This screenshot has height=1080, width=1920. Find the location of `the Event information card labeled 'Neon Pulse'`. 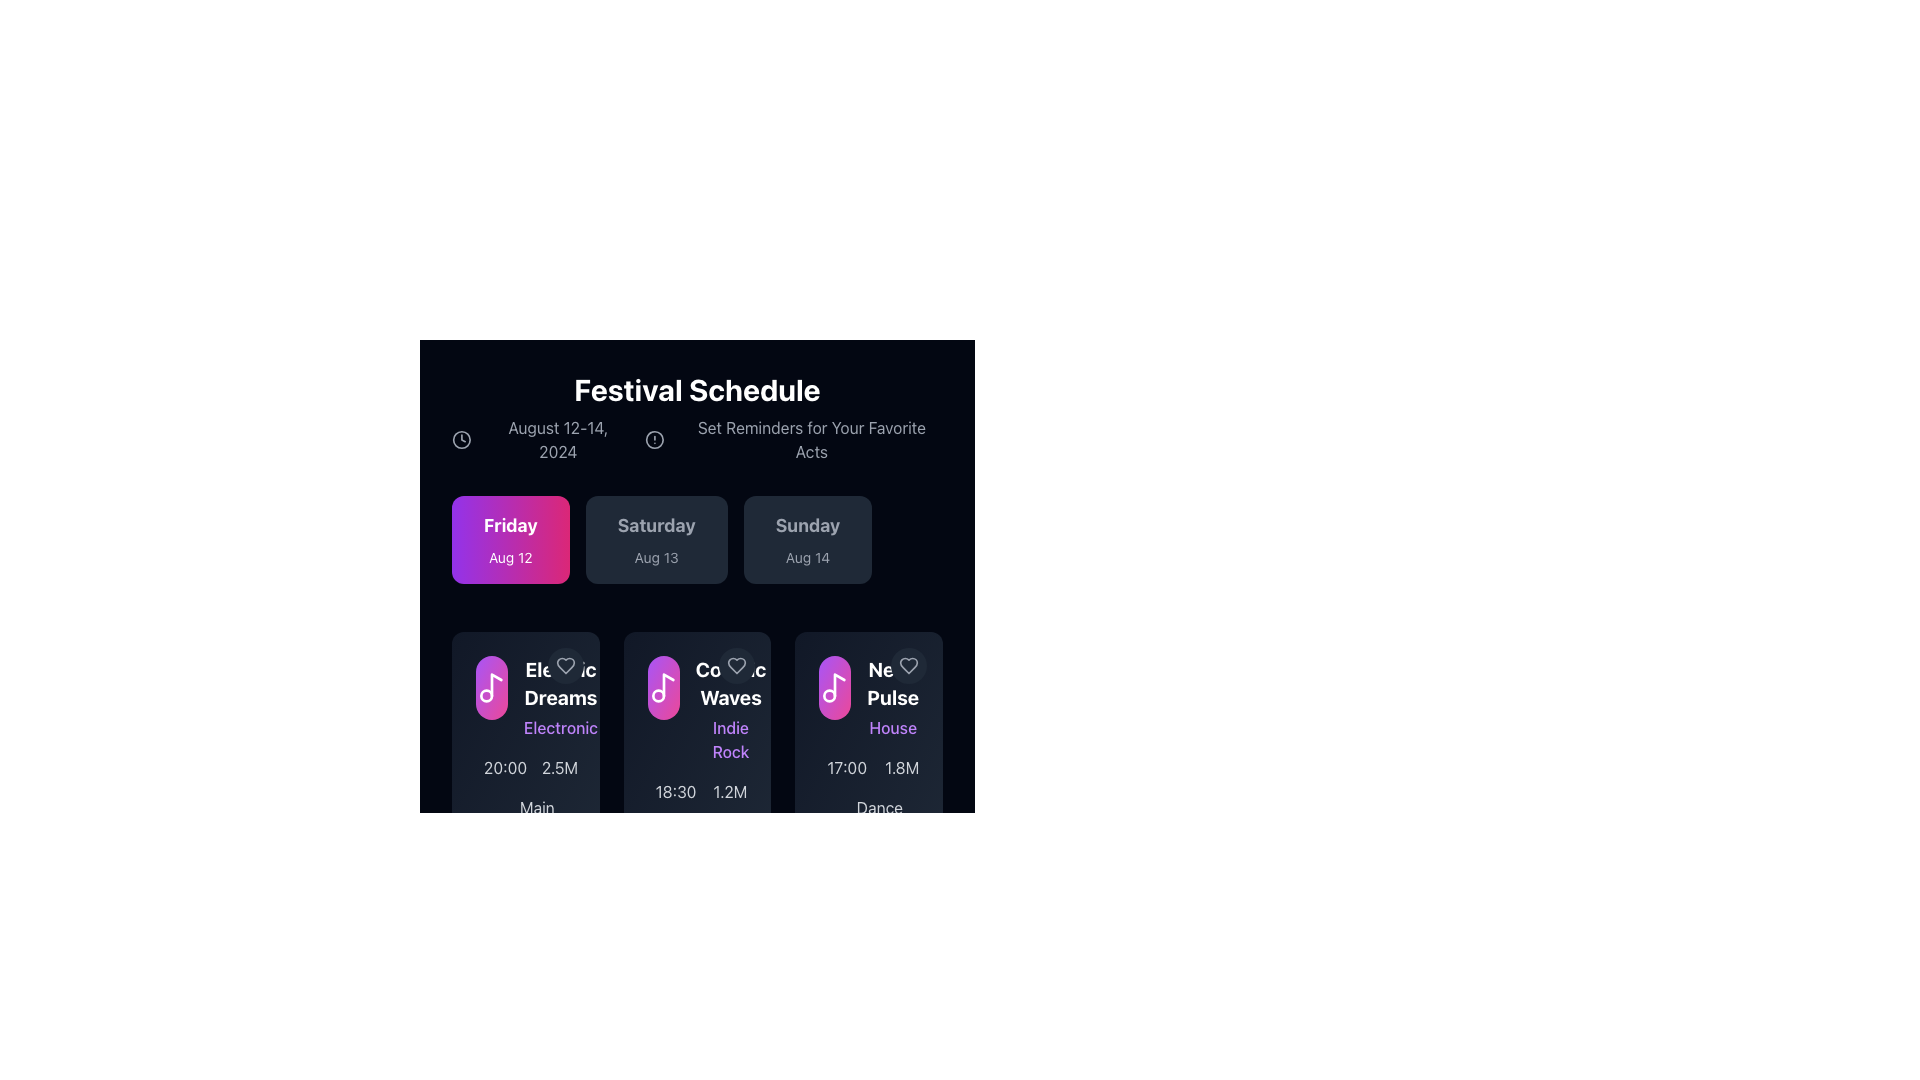

the Event information card labeled 'Neon Pulse' is located at coordinates (869, 769).